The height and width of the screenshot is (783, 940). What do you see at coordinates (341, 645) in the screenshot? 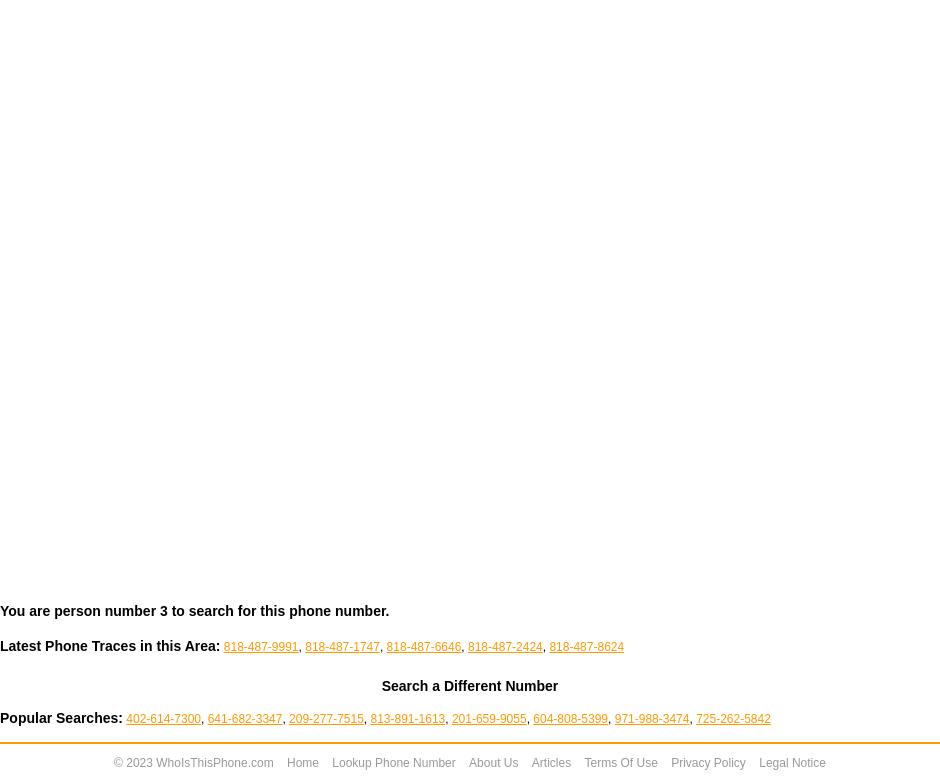
I see `'818-487-1747'` at bounding box center [341, 645].